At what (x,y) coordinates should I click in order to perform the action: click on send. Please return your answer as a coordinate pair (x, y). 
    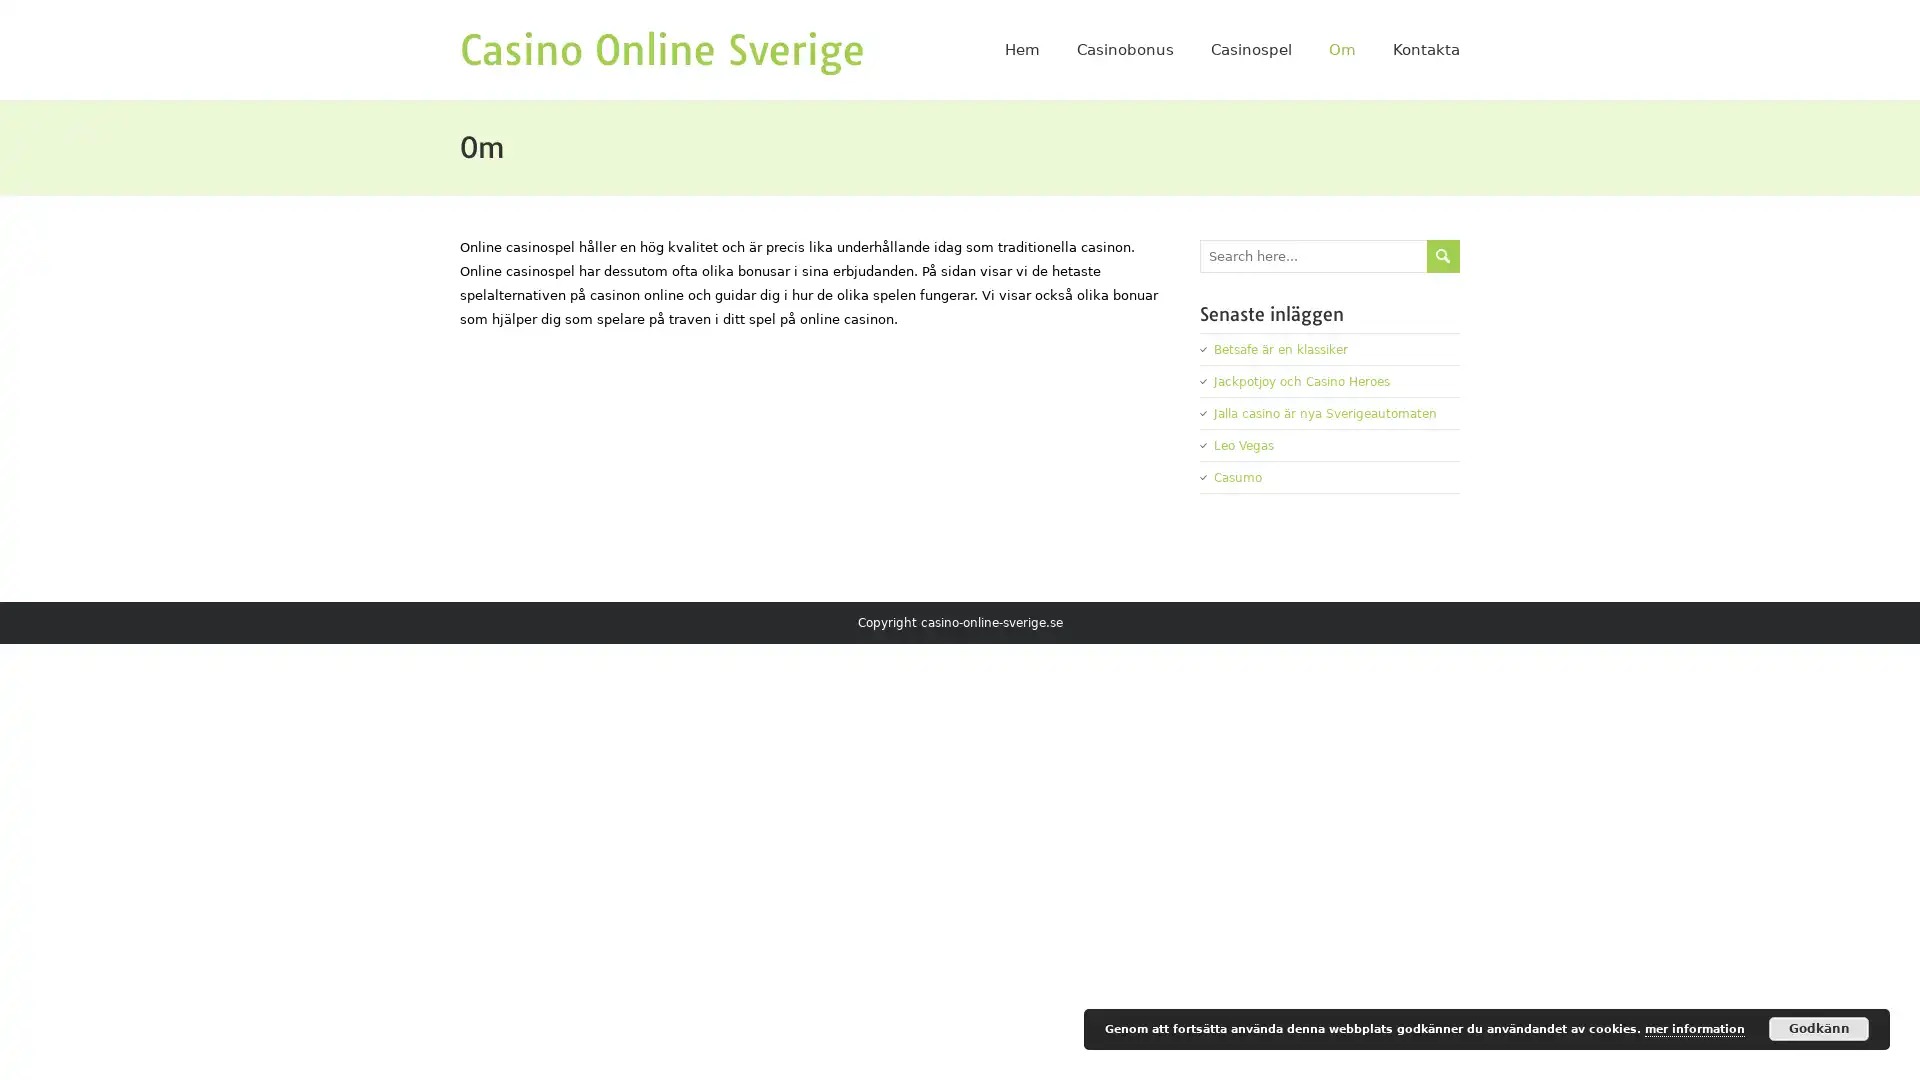
    Looking at the image, I should click on (1443, 254).